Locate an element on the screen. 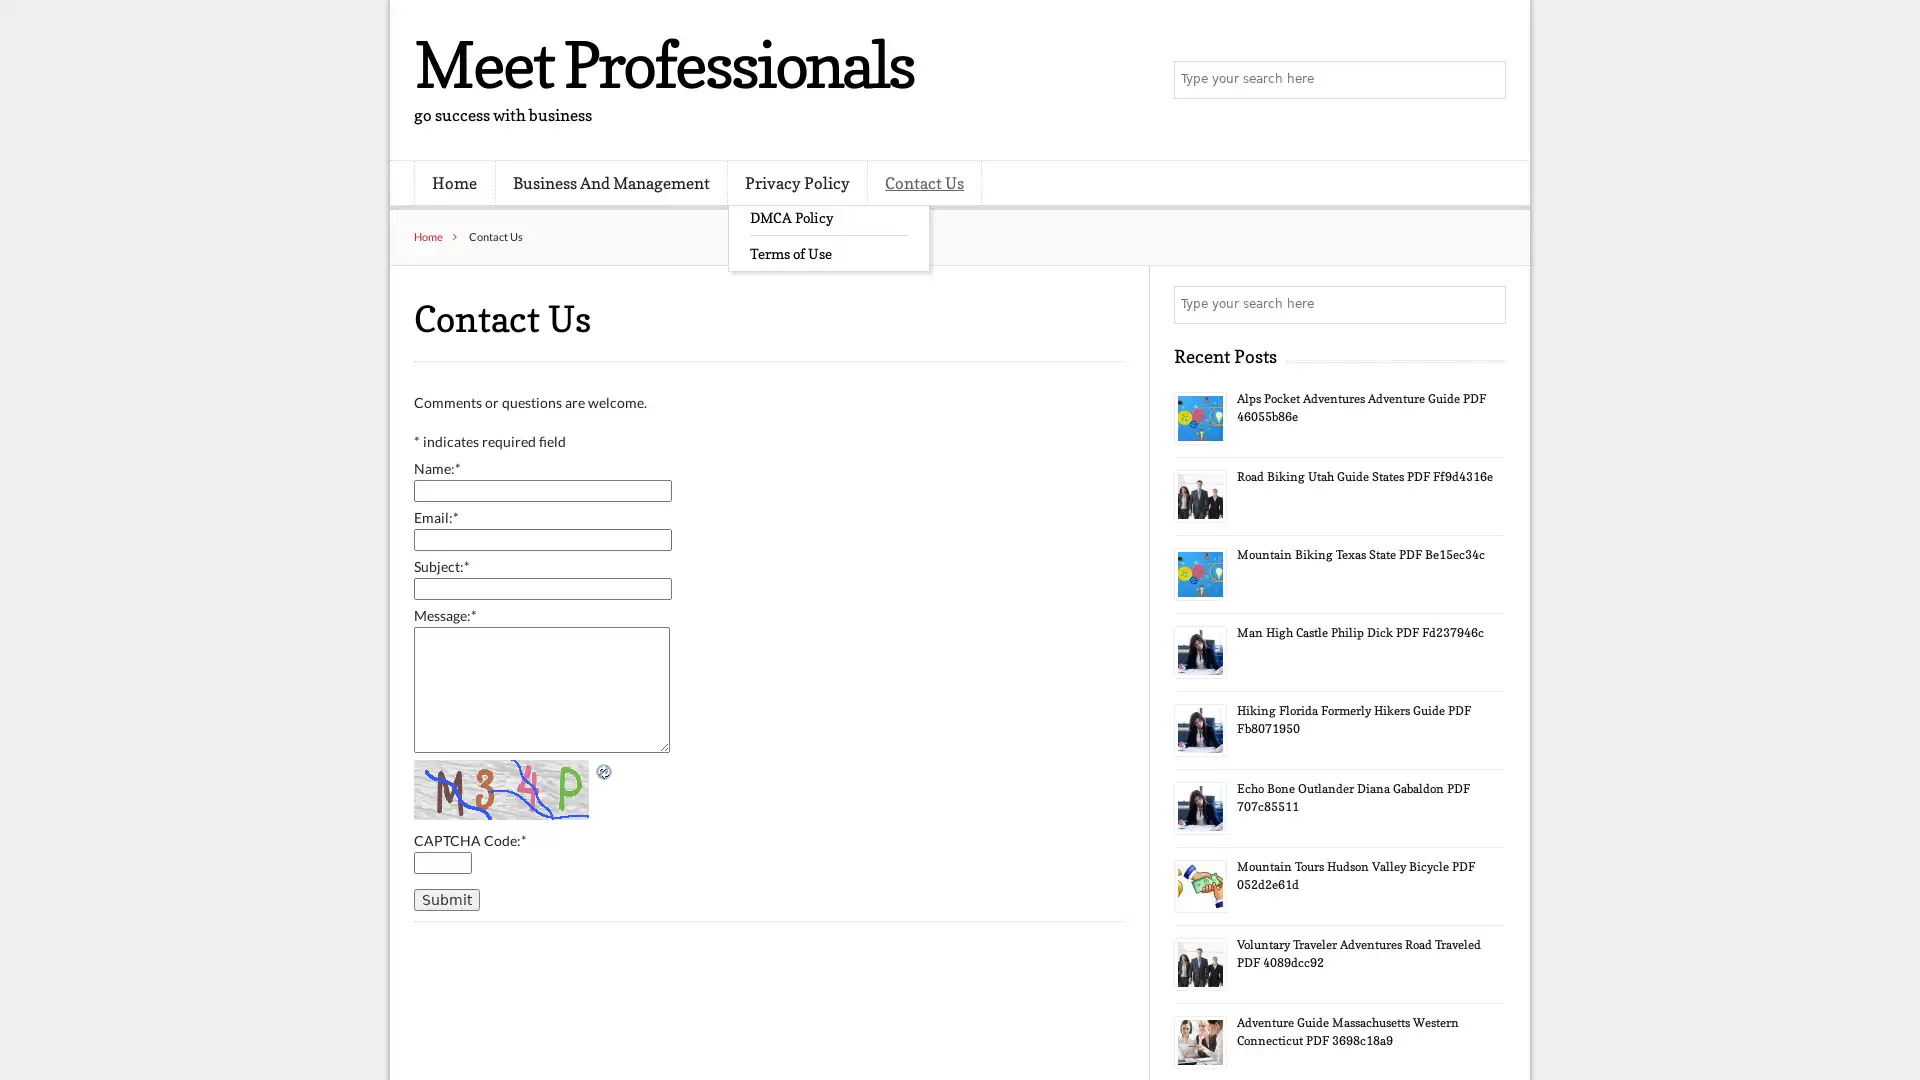 The image size is (1920, 1080). Submit is located at coordinates (445, 897).